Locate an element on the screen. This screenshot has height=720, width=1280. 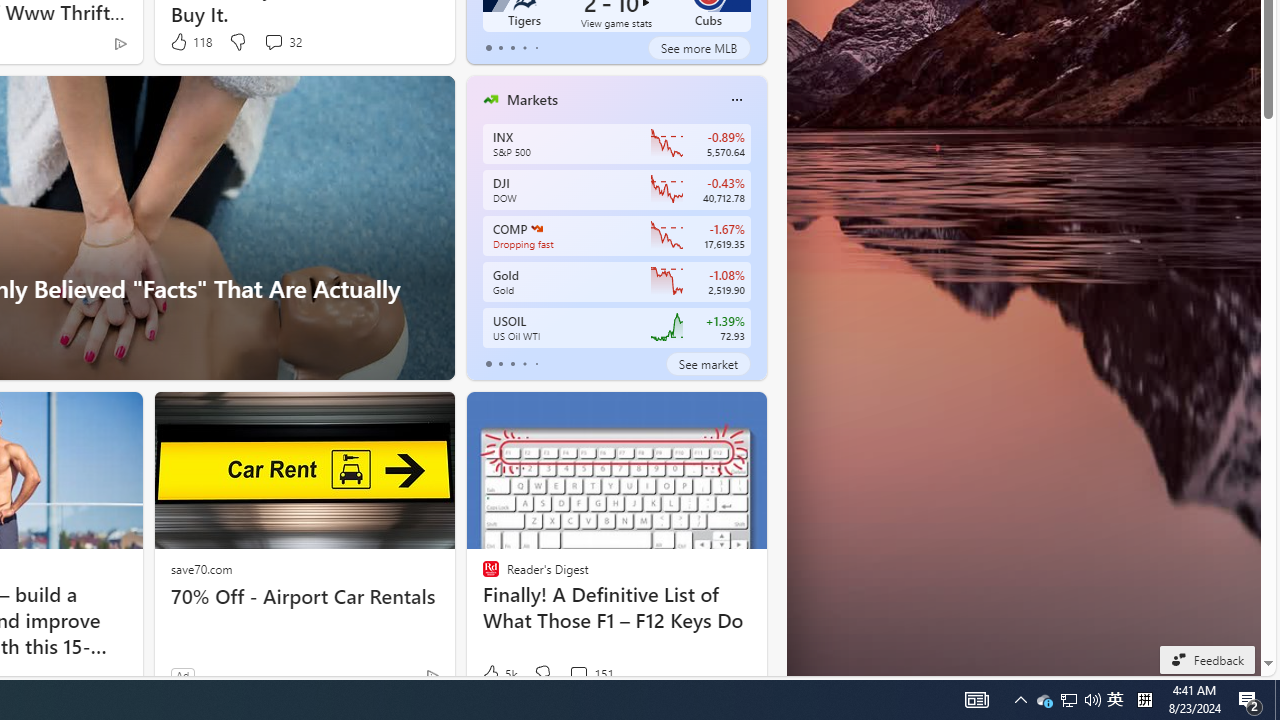
'View comments 151 Comment' is located at coordinates (590, 674).